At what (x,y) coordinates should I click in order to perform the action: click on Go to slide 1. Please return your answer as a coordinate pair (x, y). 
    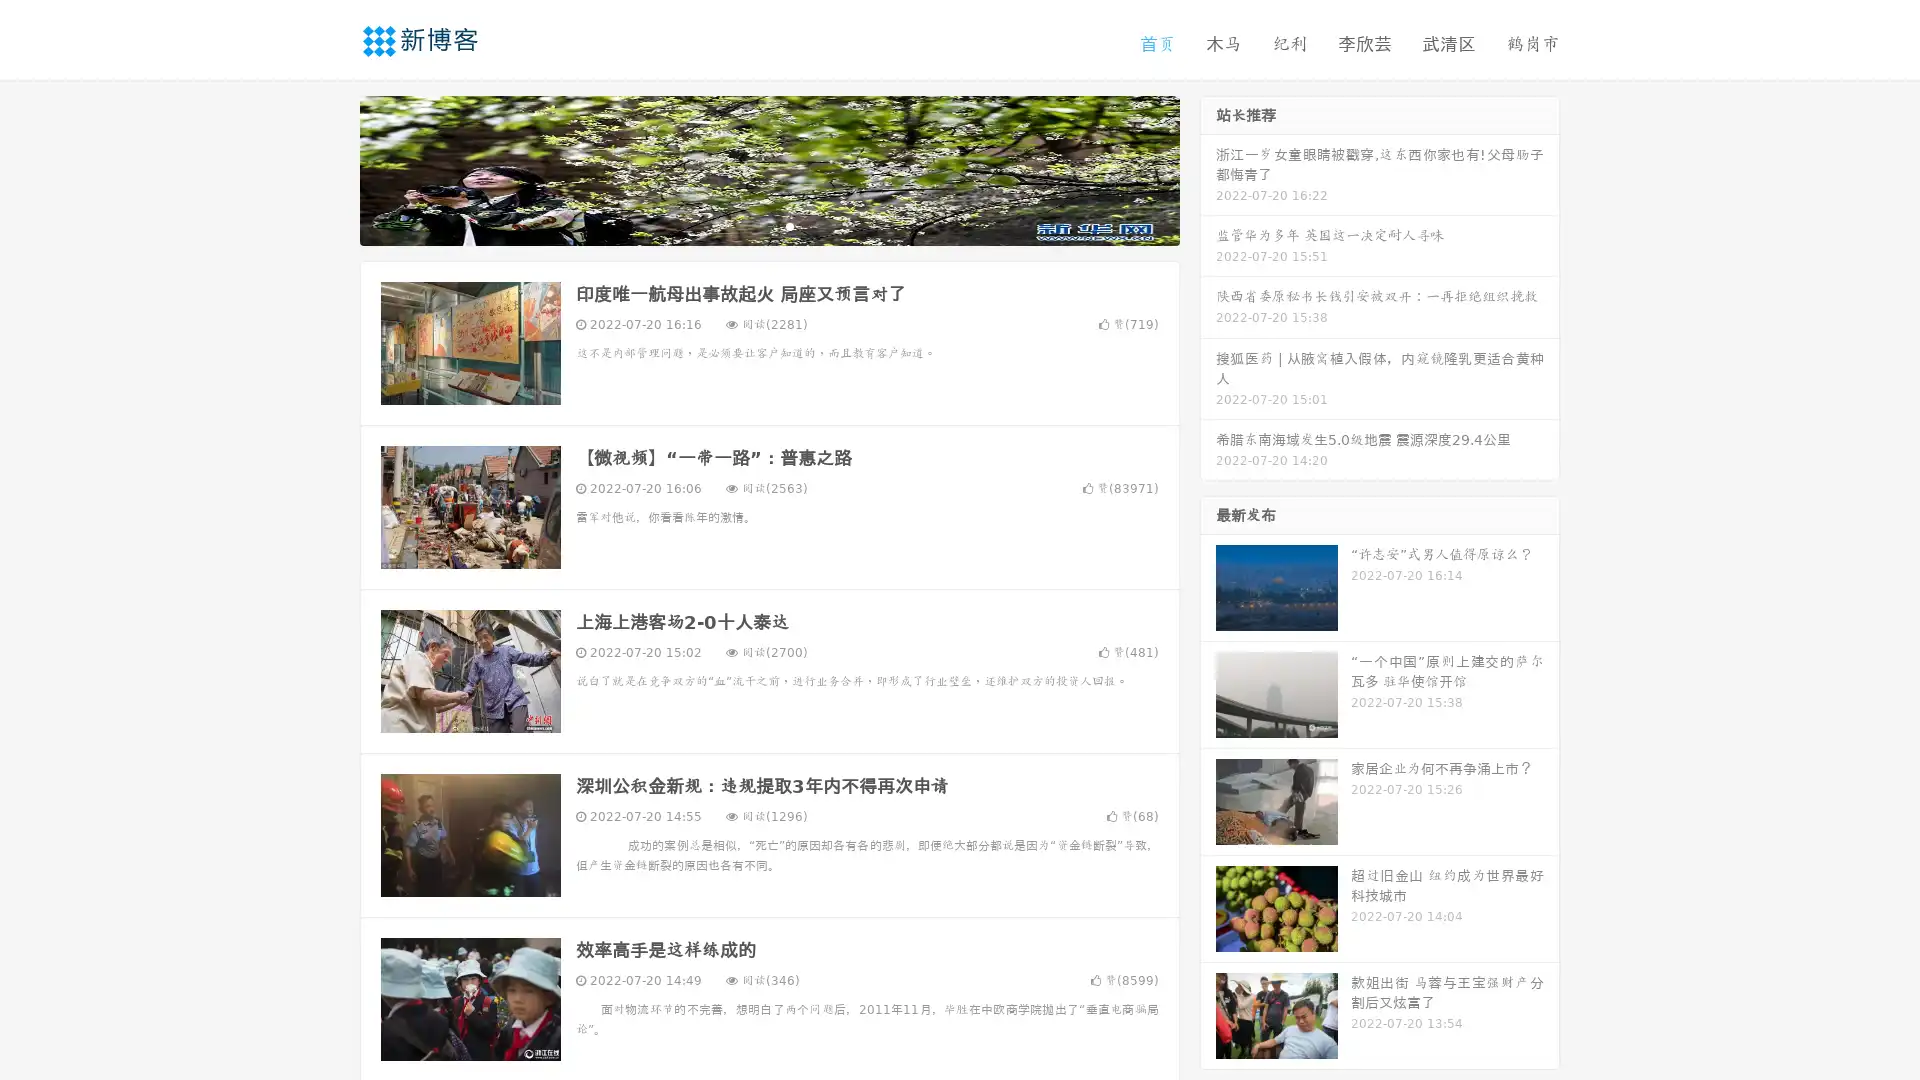
    Looking at the image, I should click on (748, 225).